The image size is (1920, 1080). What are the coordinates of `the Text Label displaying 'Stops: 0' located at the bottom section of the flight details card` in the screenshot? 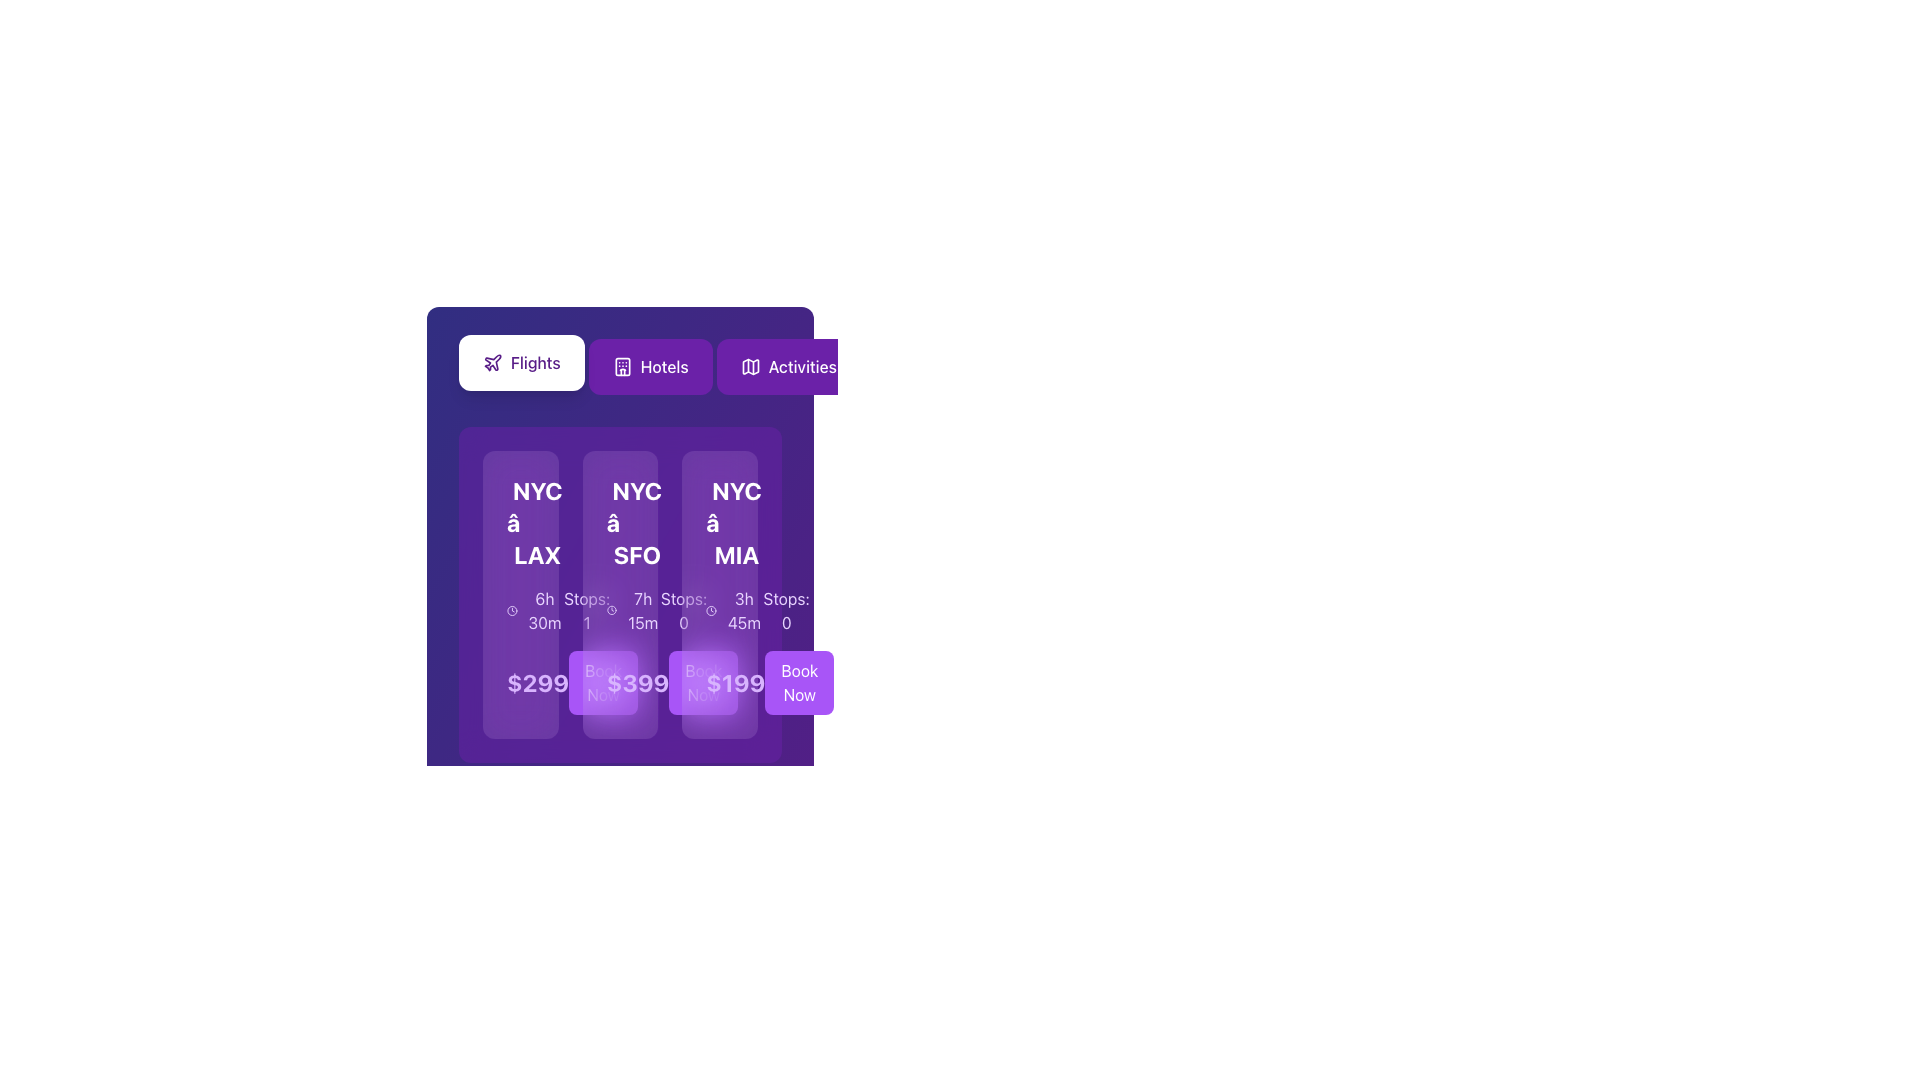 It's located at (785, 609).